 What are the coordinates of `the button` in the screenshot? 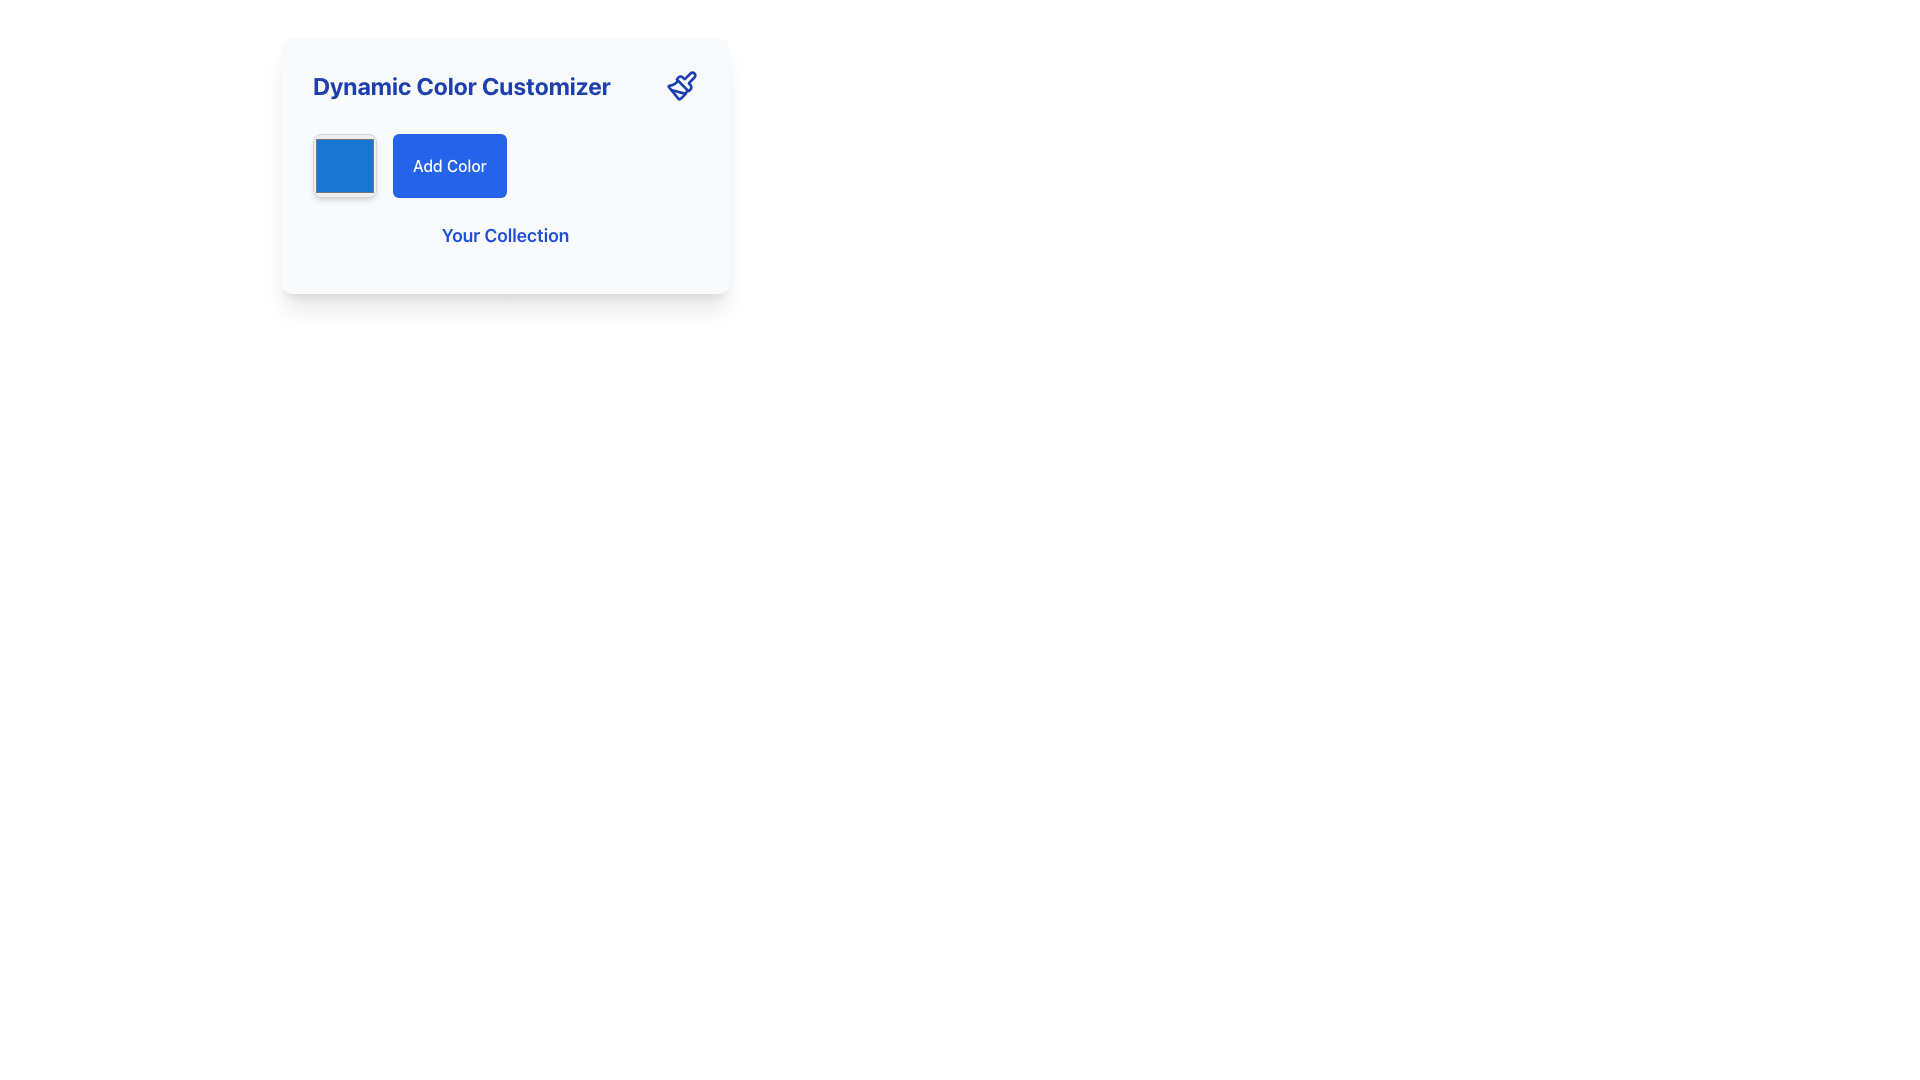 It's located at (505, 197).